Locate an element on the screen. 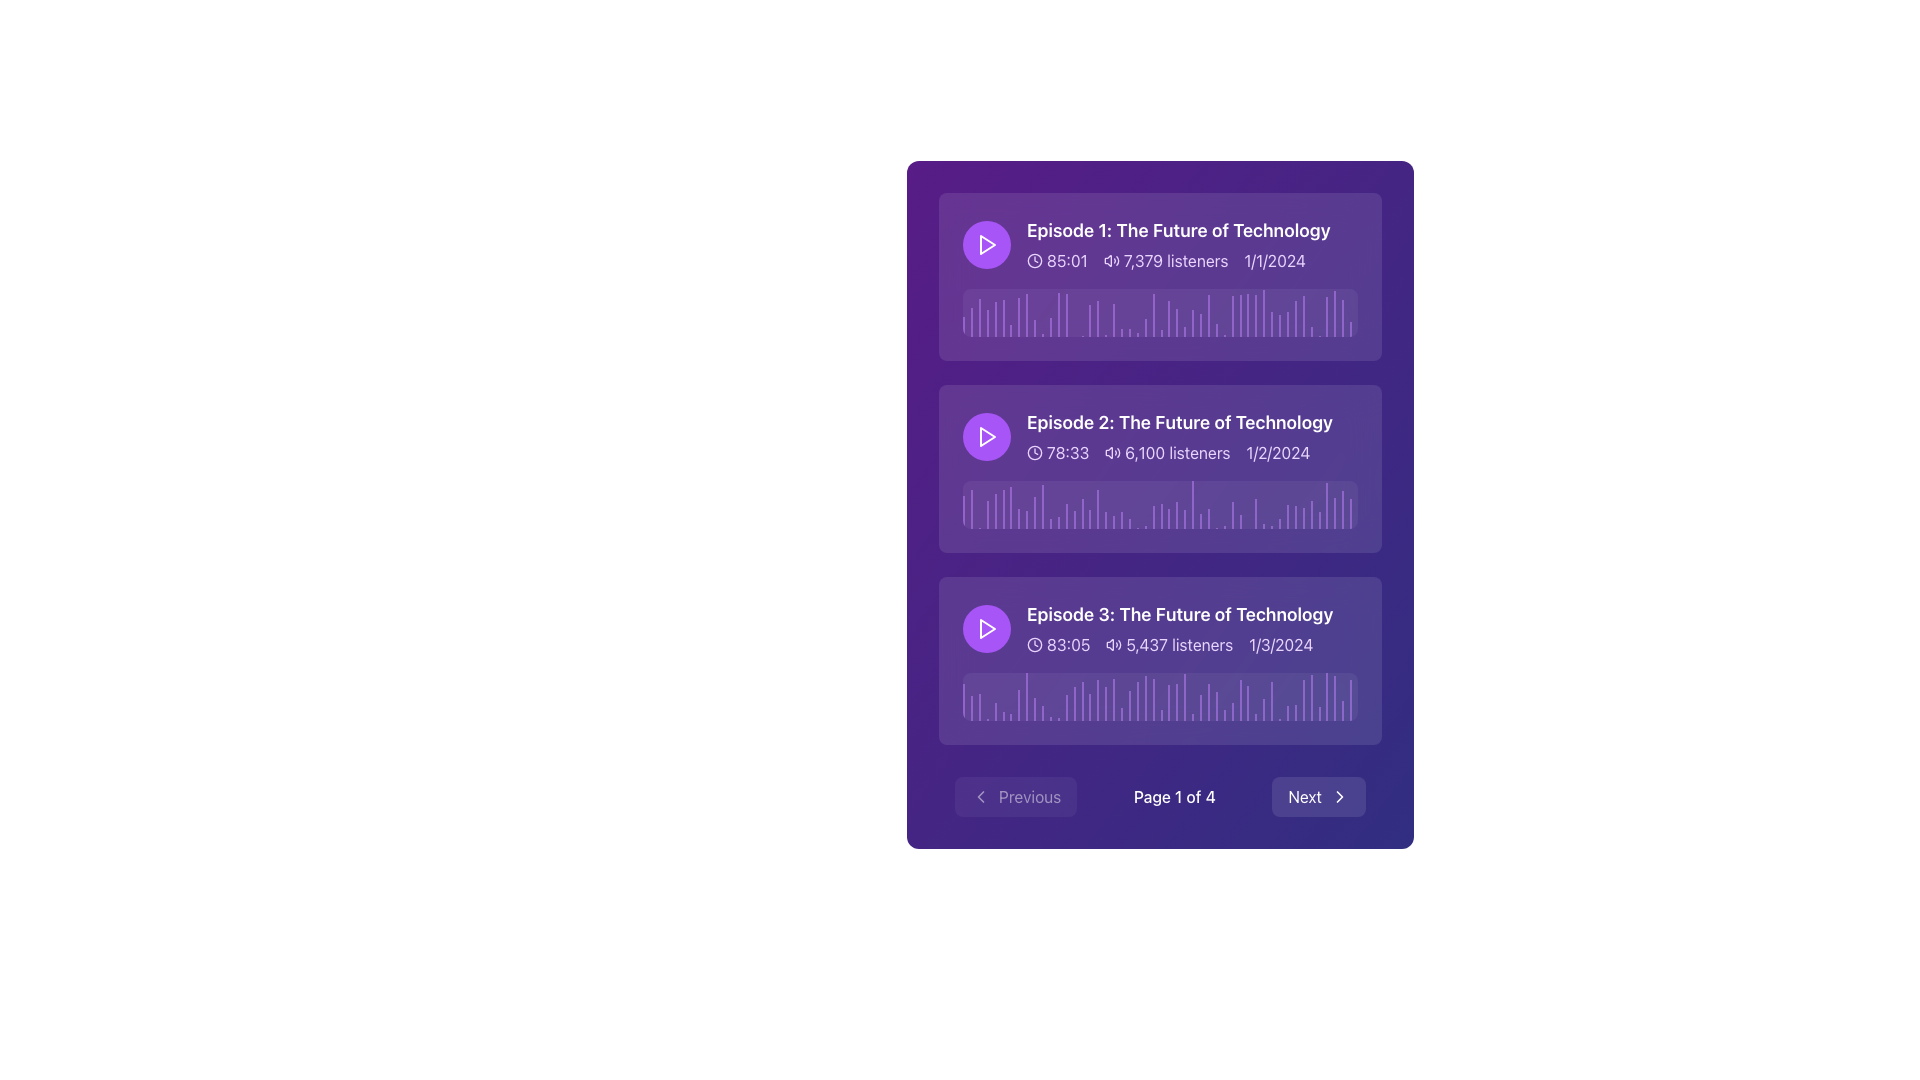  the play button for 'Episode 3: The Future of Technology' is located at coordinates (987, 627).